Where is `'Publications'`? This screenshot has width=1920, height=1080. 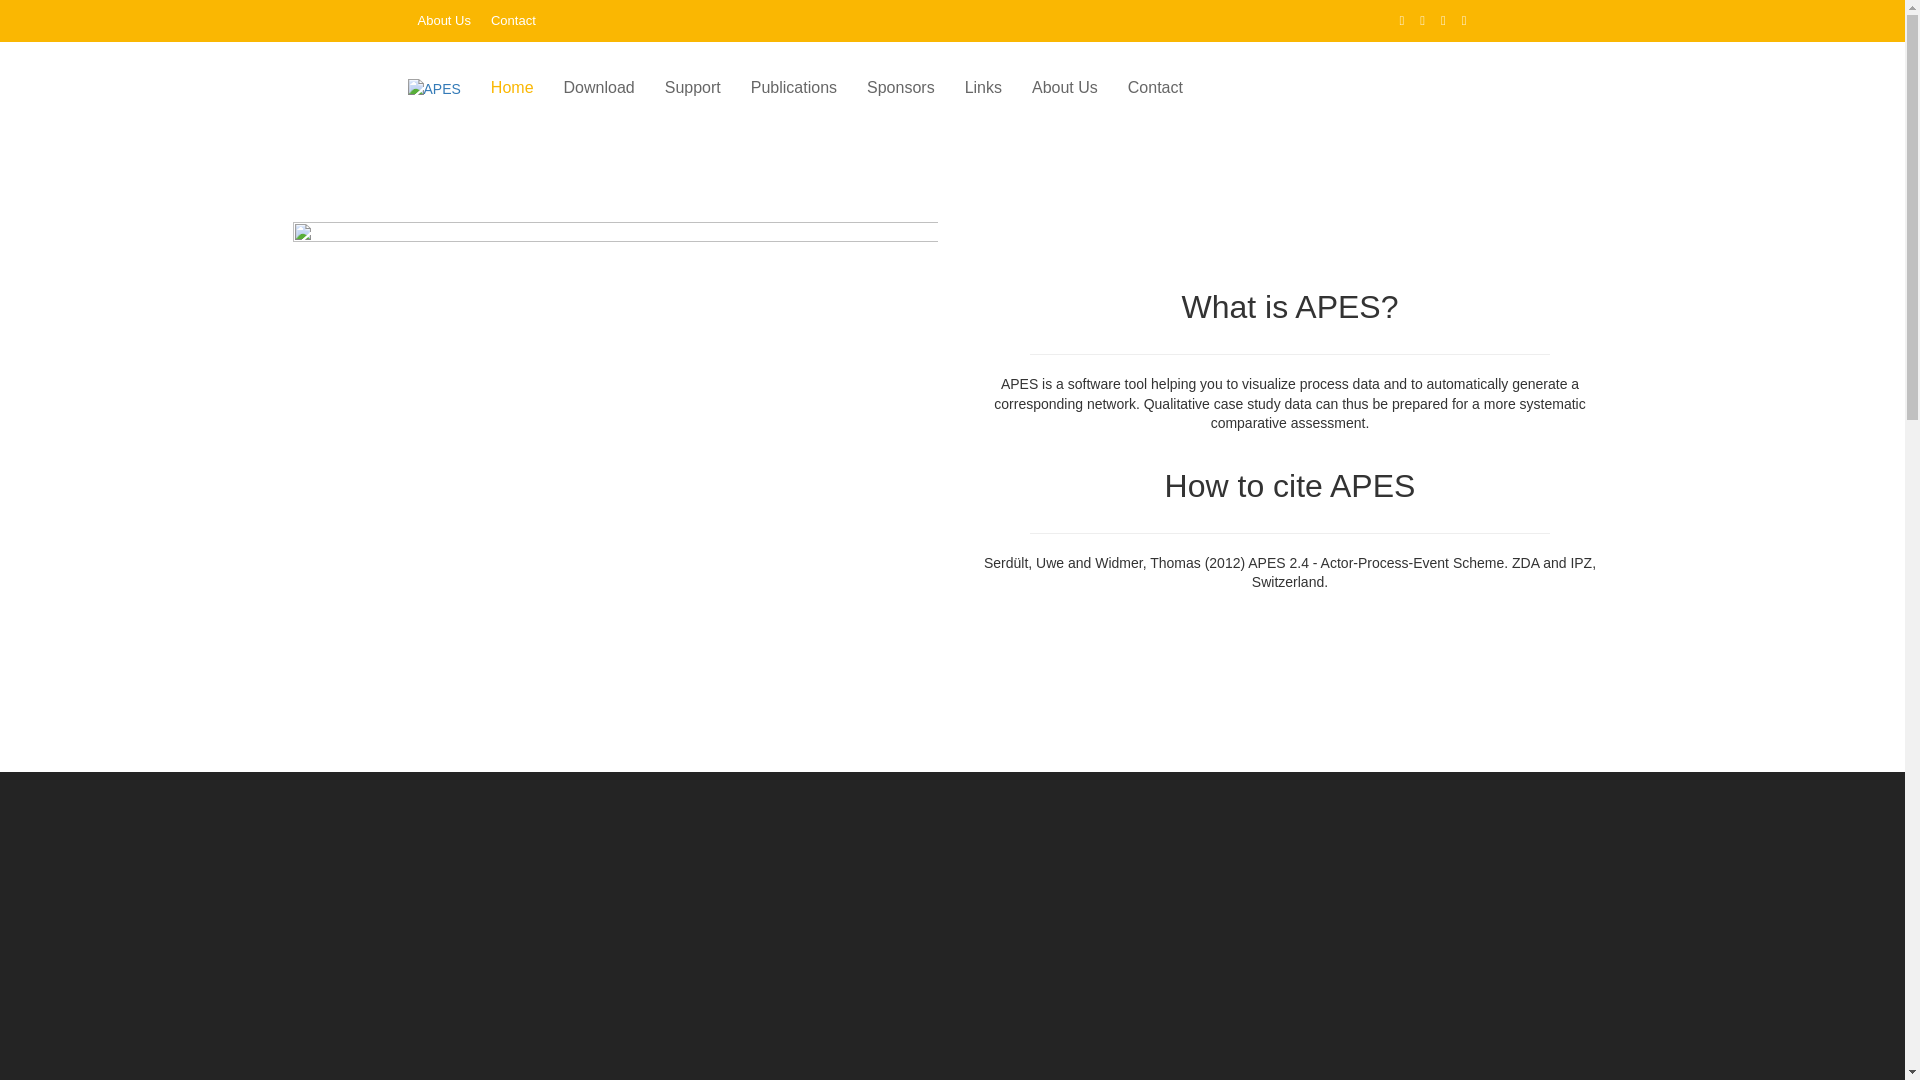 'Publications' is located at coordinates (792, 87).